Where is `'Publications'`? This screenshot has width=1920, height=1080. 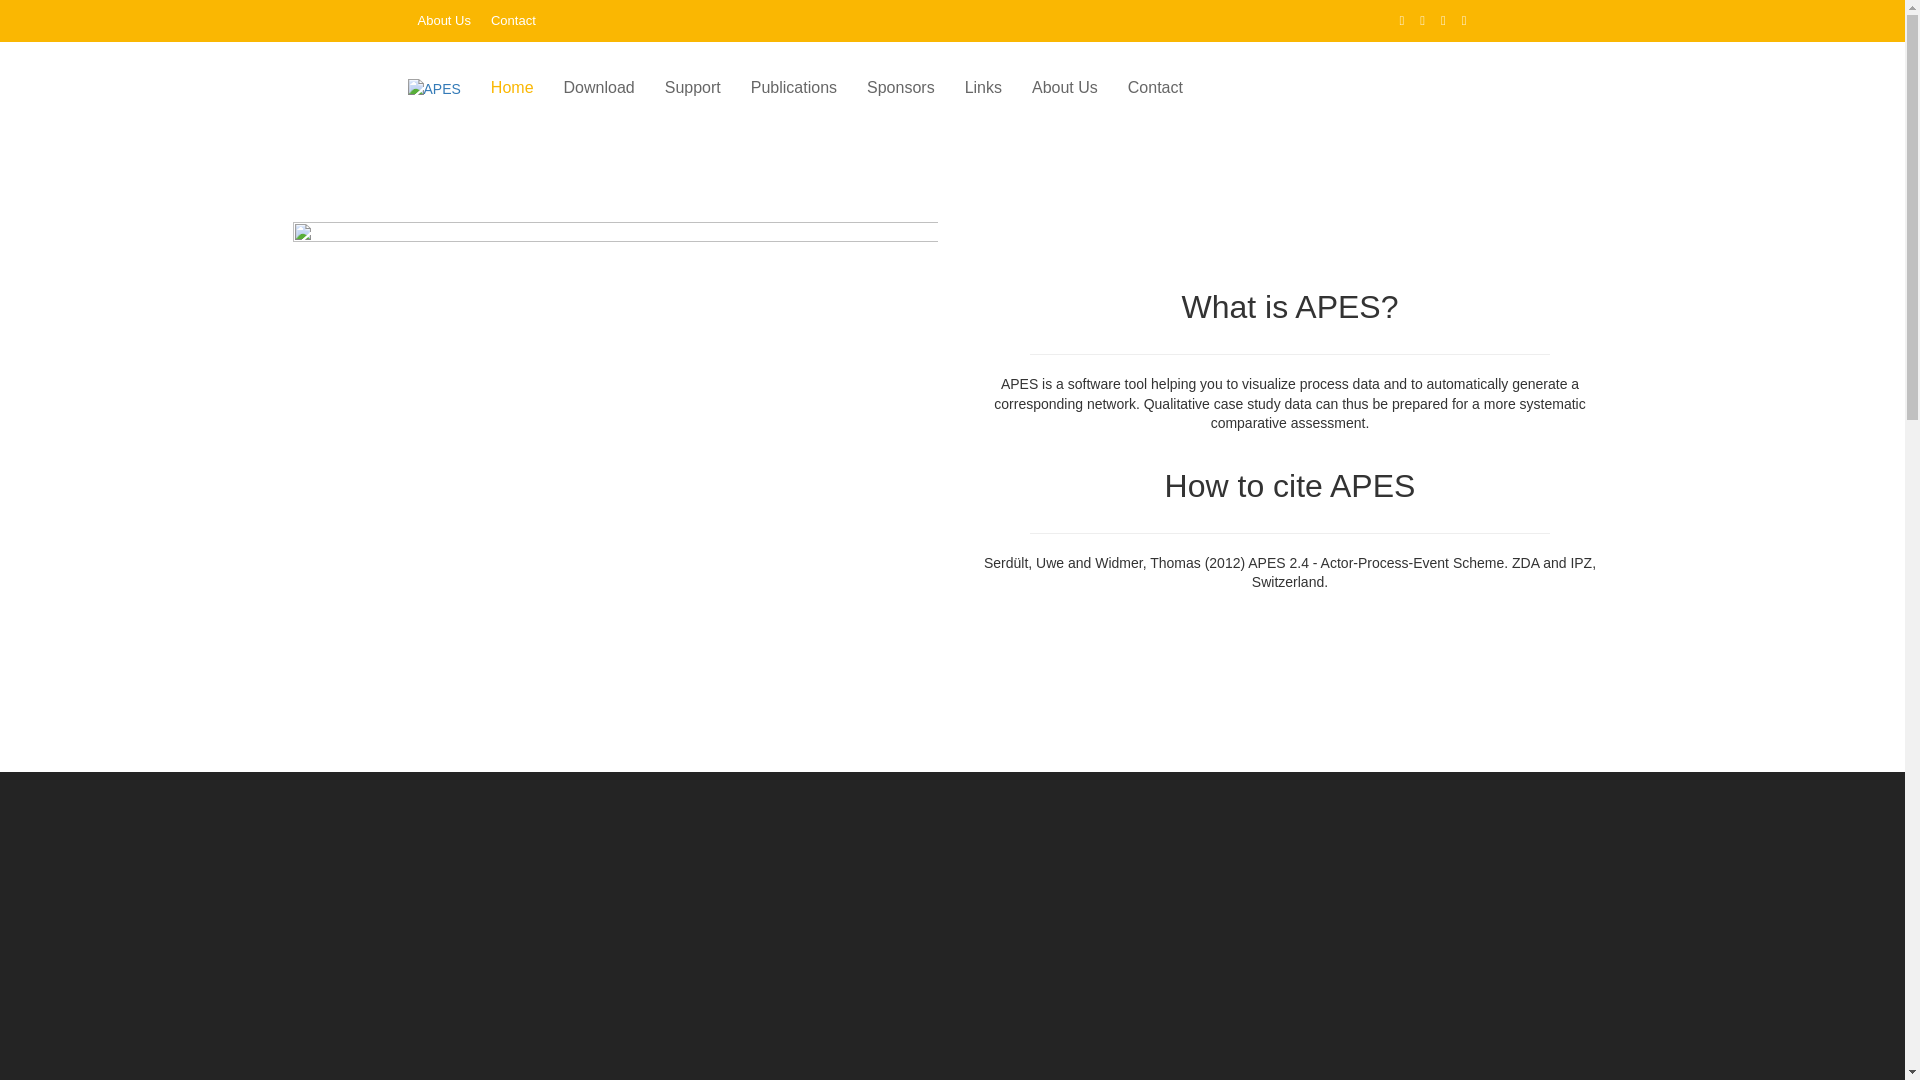 'Publications' is located at coordinates (792, 87).